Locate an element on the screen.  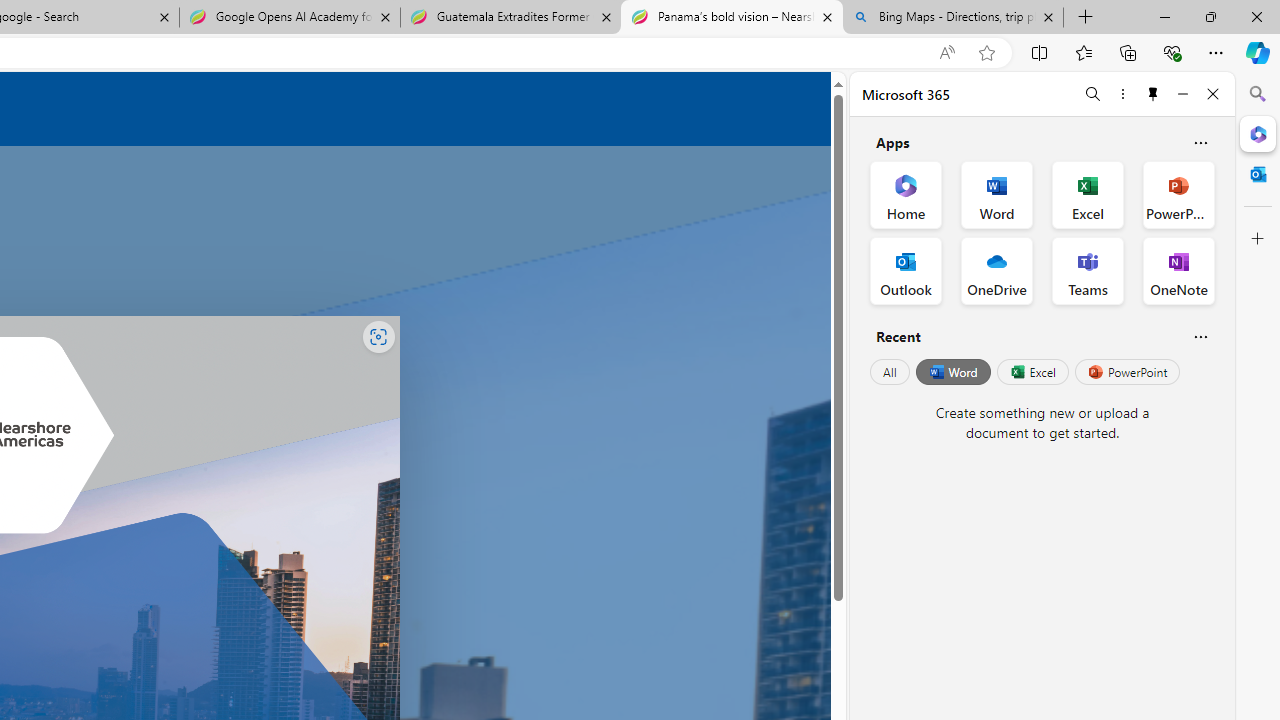
'OneNote Office App' is located at coordinates (1178, 271).